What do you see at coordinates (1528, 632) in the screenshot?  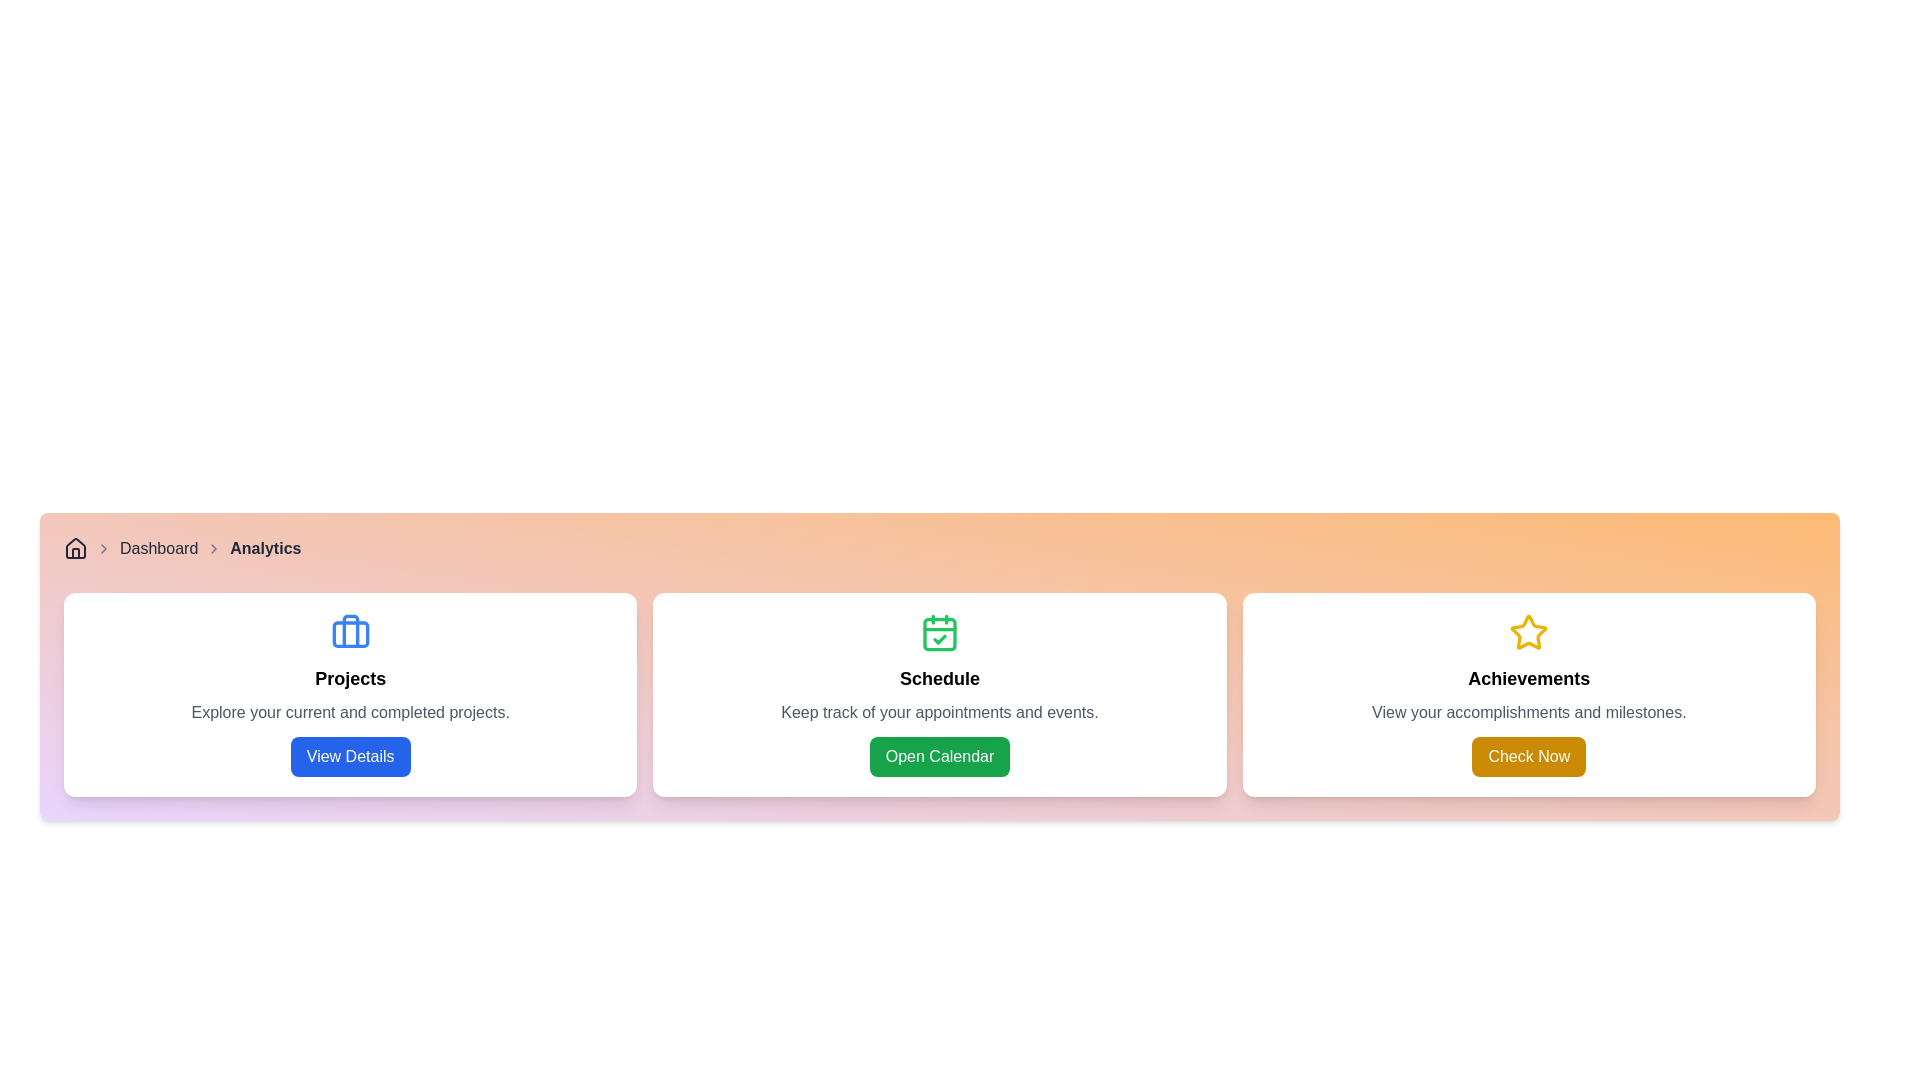 I see `the achievement theme icon located at the top center of the 'Achievements' section, which is the rightmost of three horizontally arranged cards` at bounding box center [1528, 632].